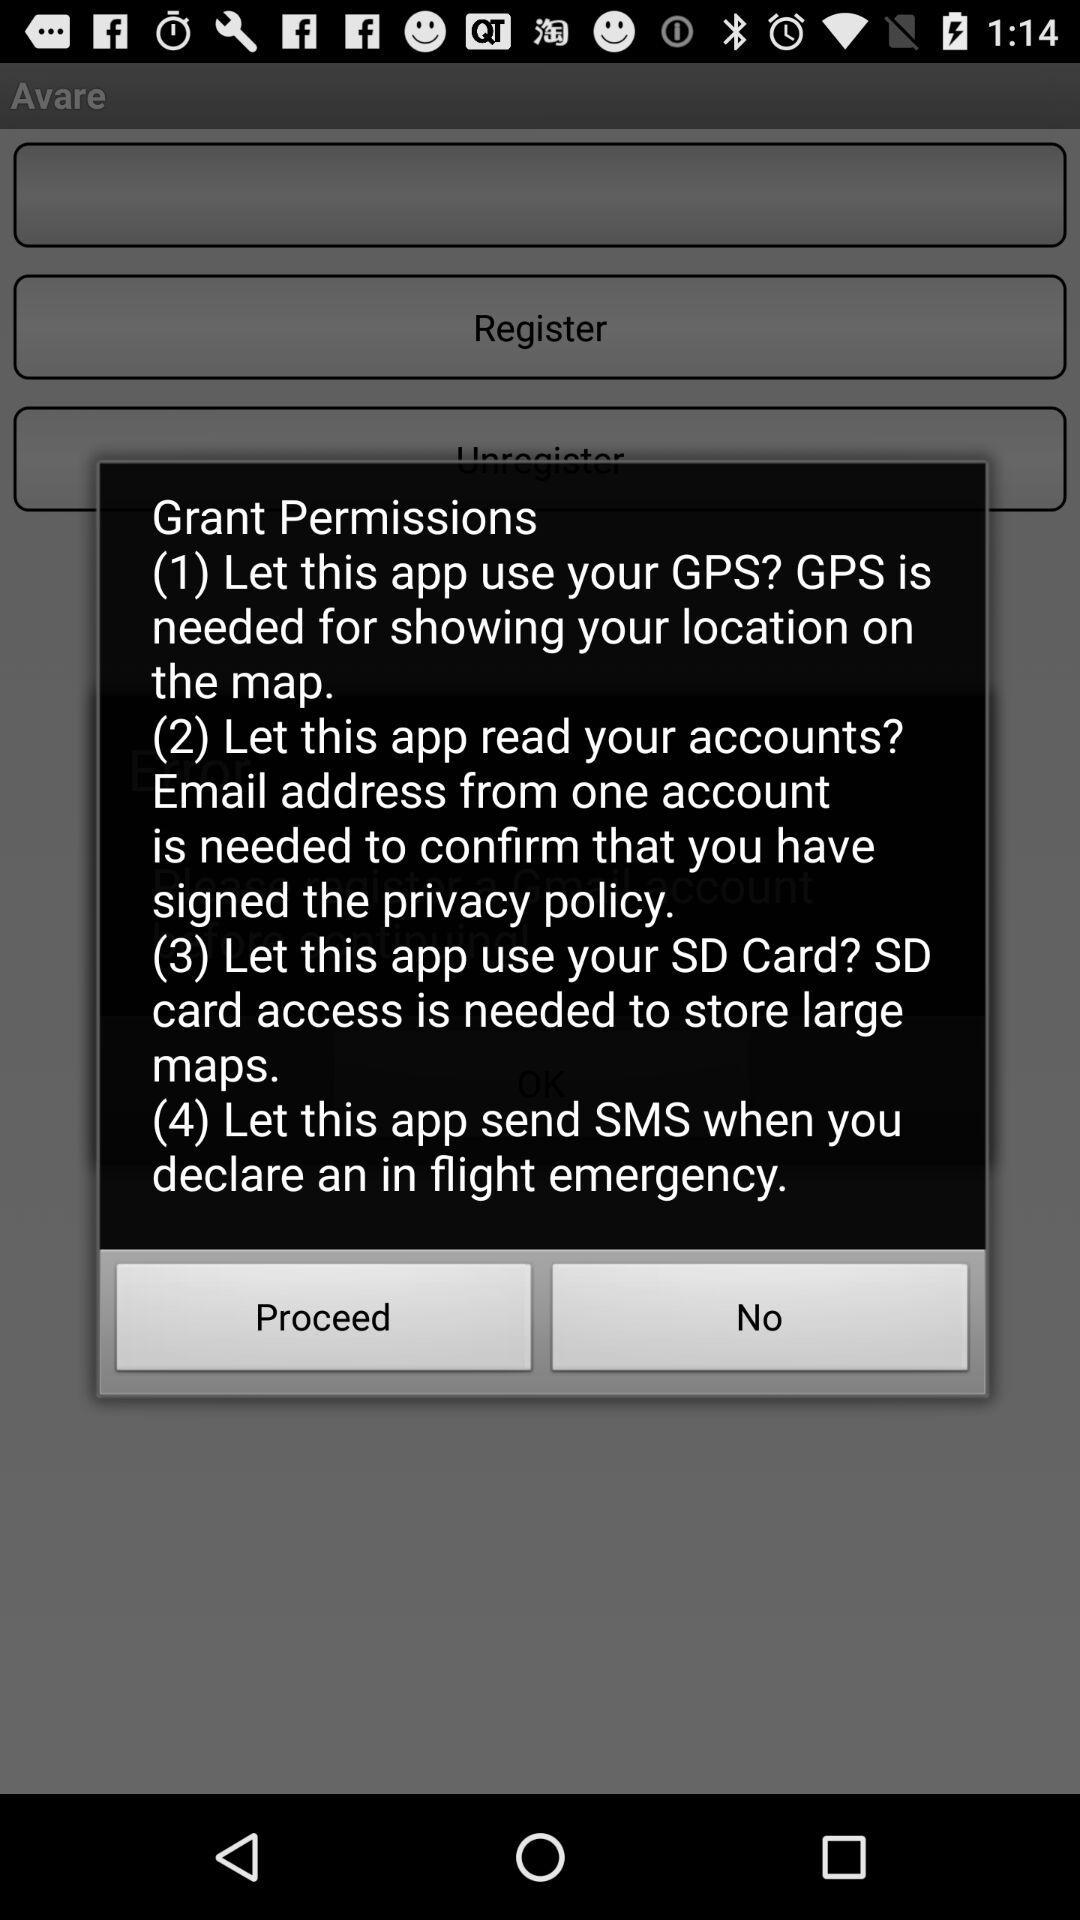 Image resolution: width=1080 pixels, height=1920 pixels. I want to click on the icon to the right of the proceed item, so click(760, 1323).